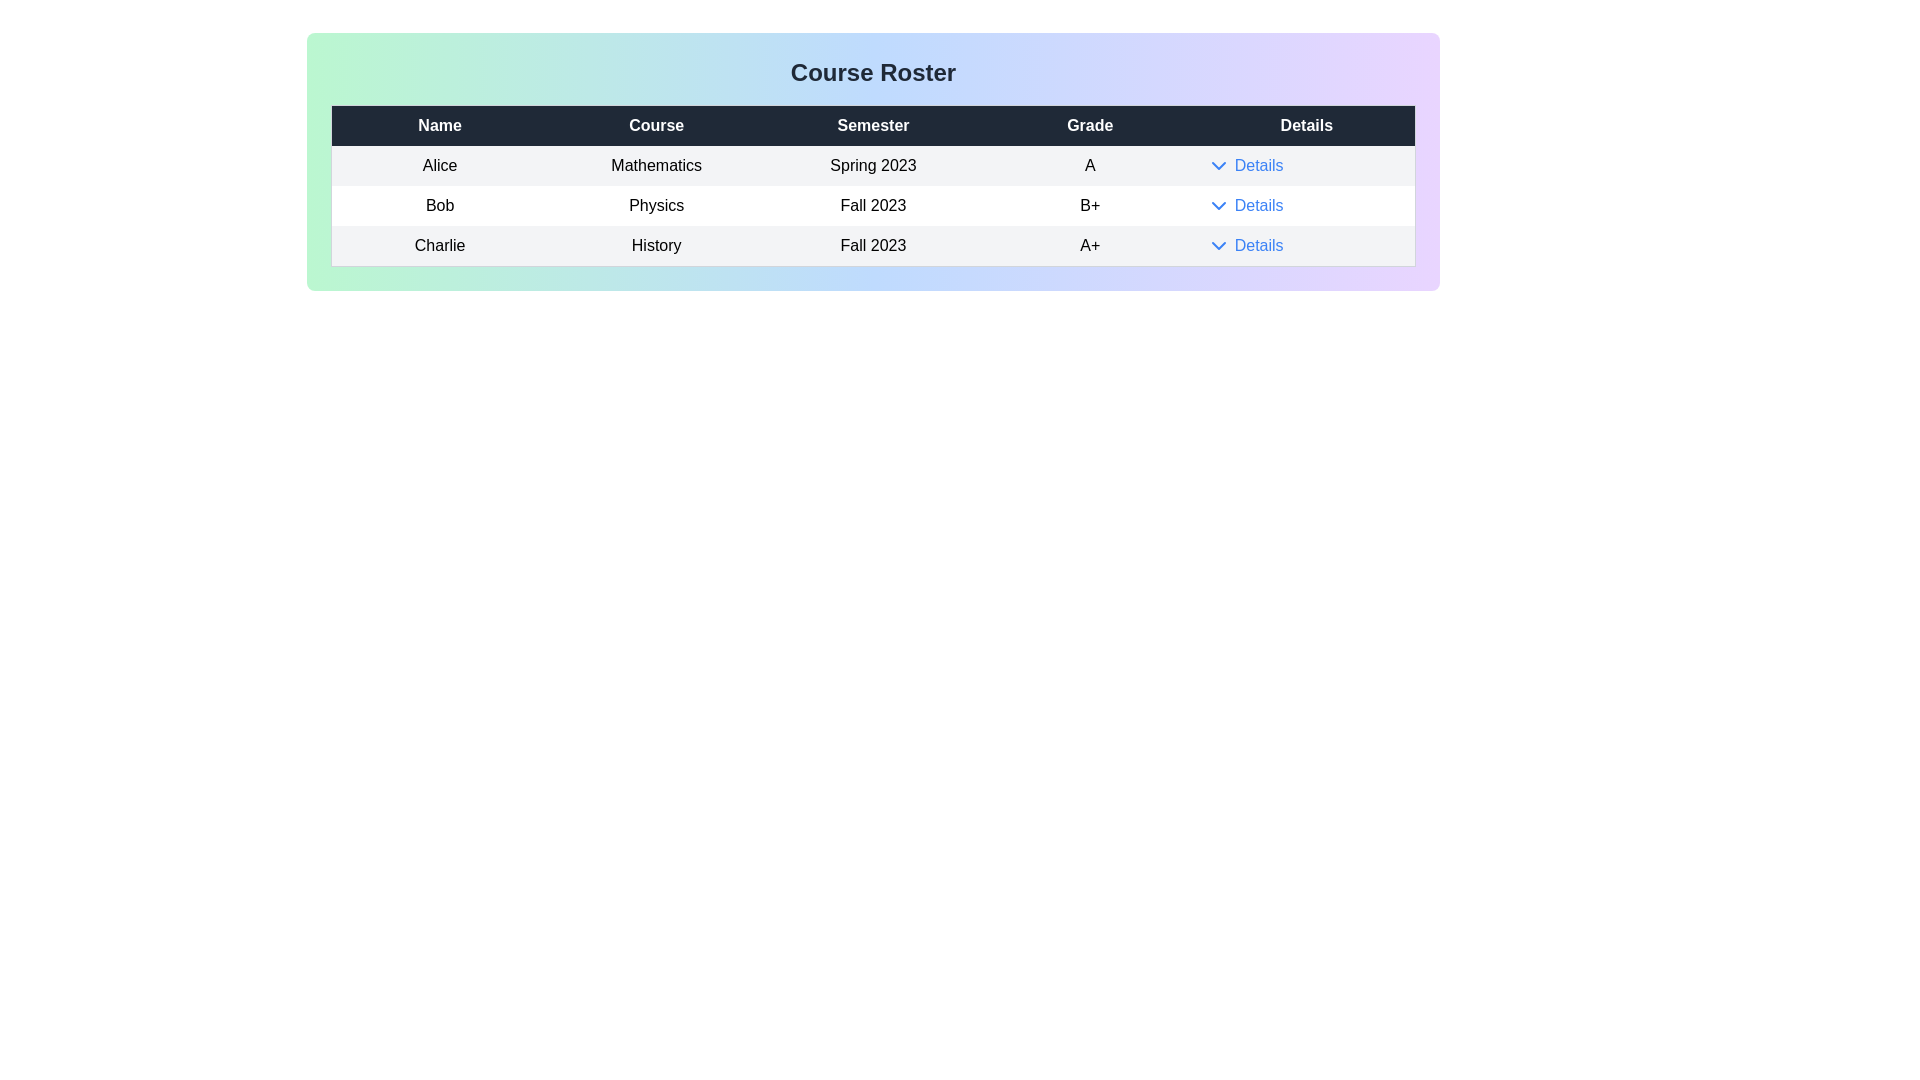  I want to click on the Table Header Cell labeled 'Details', which is the fifth column header in the table layout with a dark background and white text, so click(1307, 125).